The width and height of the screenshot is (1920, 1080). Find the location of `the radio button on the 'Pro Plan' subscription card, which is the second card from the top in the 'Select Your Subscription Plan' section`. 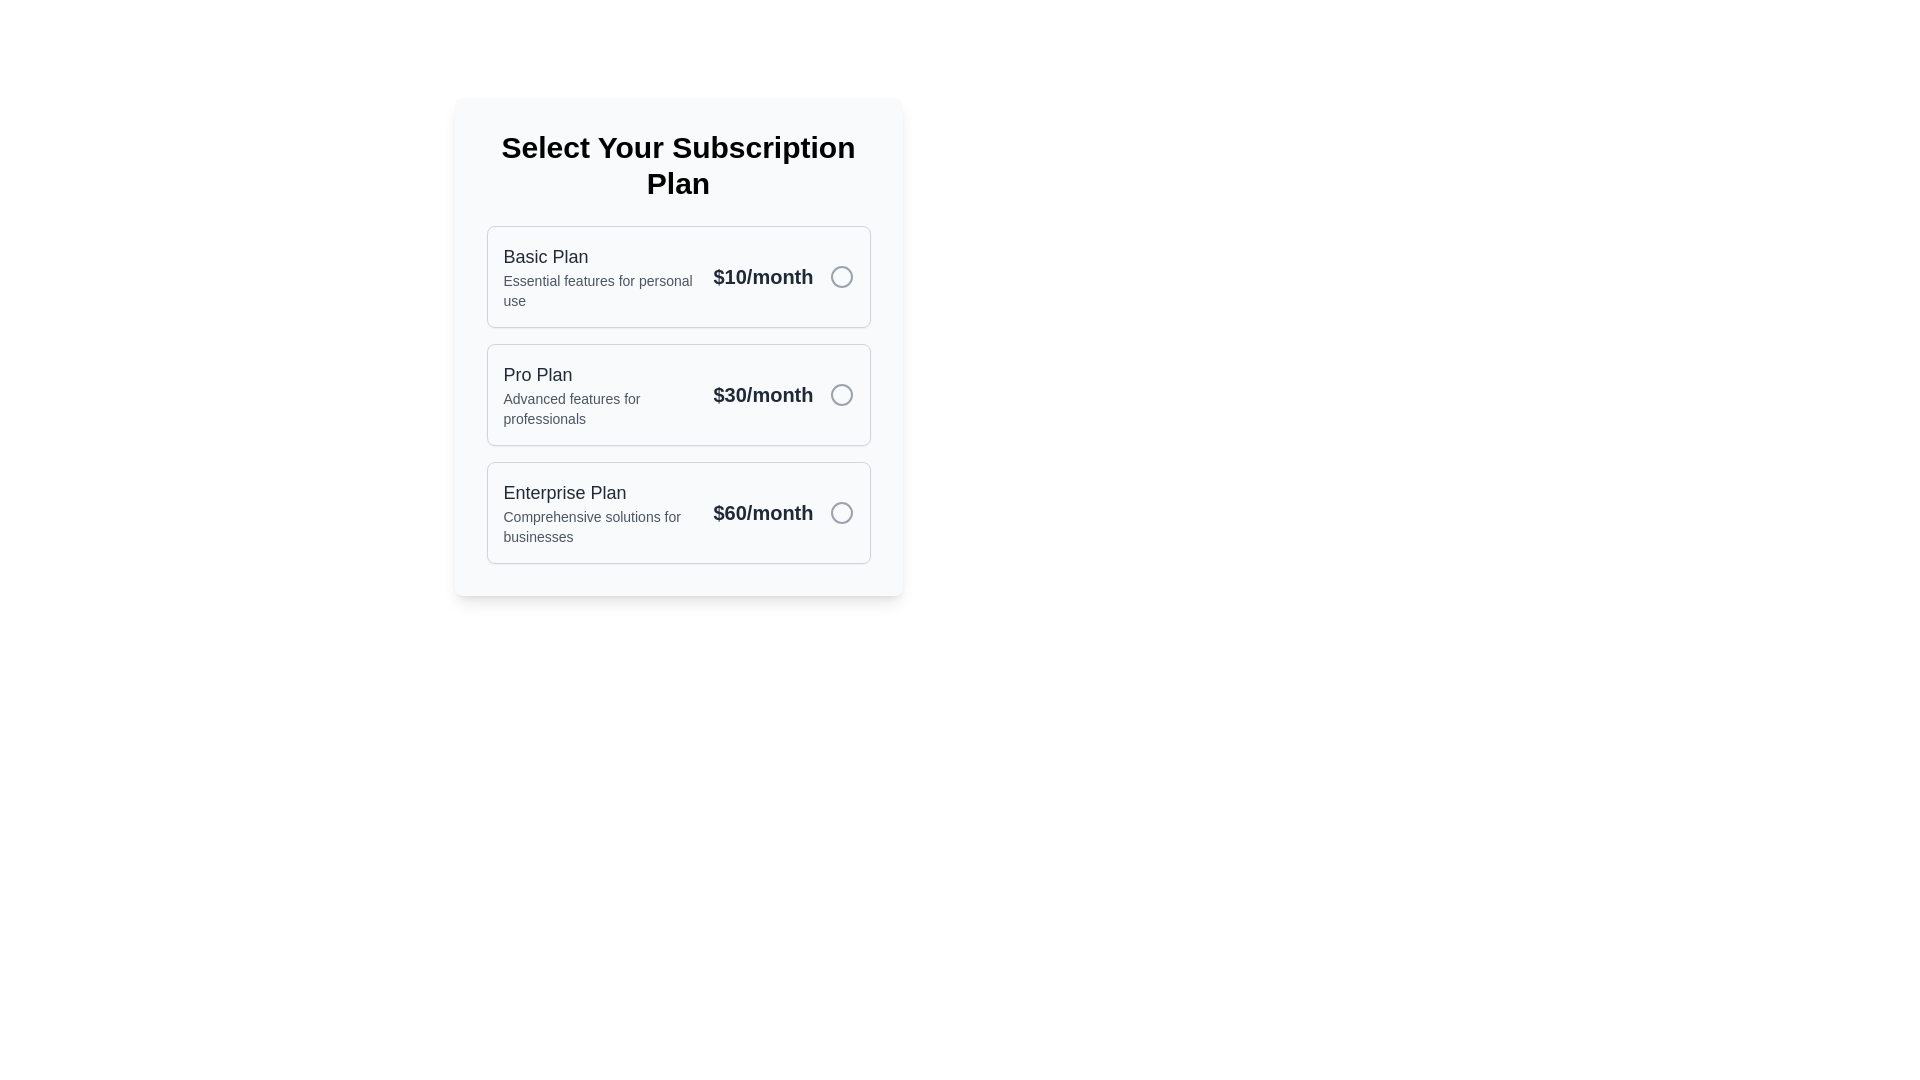

the radio button on the 'Pro Plan' subscription card, which is the second card from the top in the 'Select Your Subscription Plan' section is located at coordinates (678, 394).